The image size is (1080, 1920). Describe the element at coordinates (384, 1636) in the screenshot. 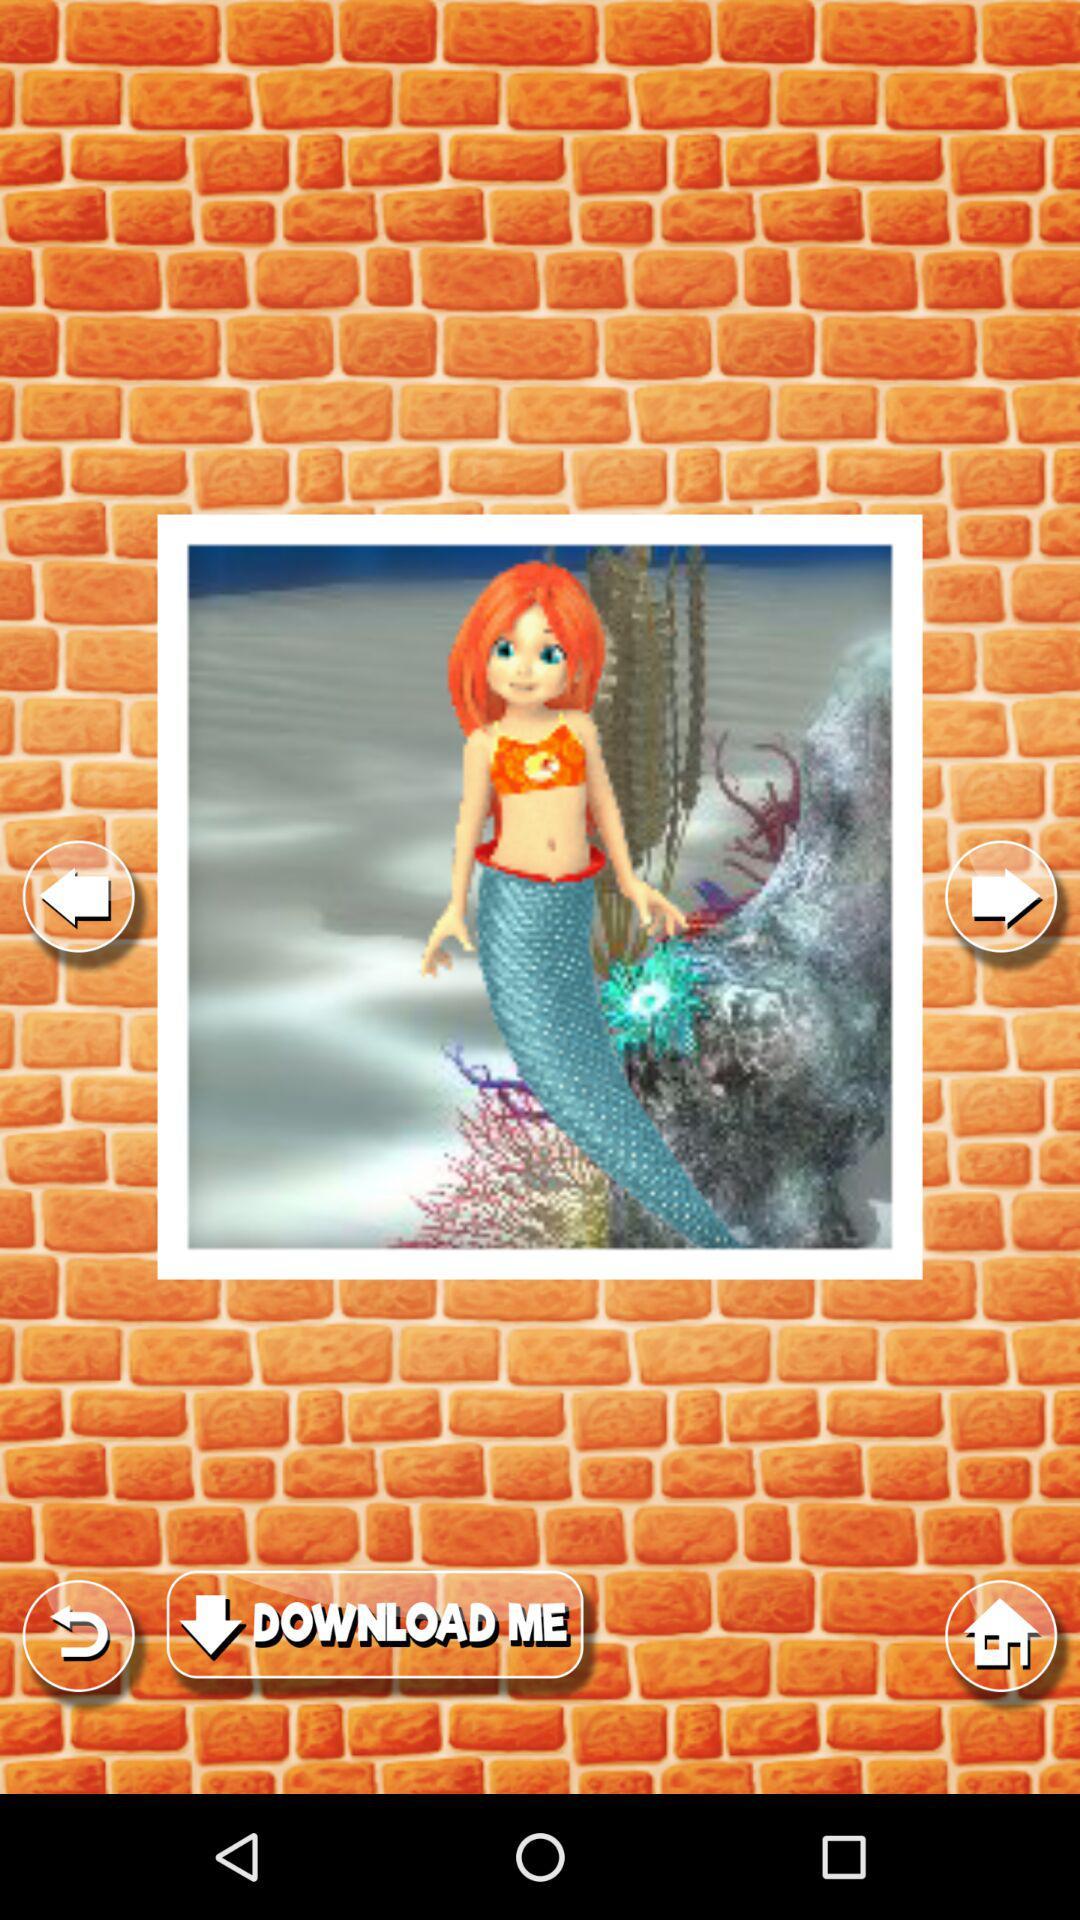

I see `download` at that location.